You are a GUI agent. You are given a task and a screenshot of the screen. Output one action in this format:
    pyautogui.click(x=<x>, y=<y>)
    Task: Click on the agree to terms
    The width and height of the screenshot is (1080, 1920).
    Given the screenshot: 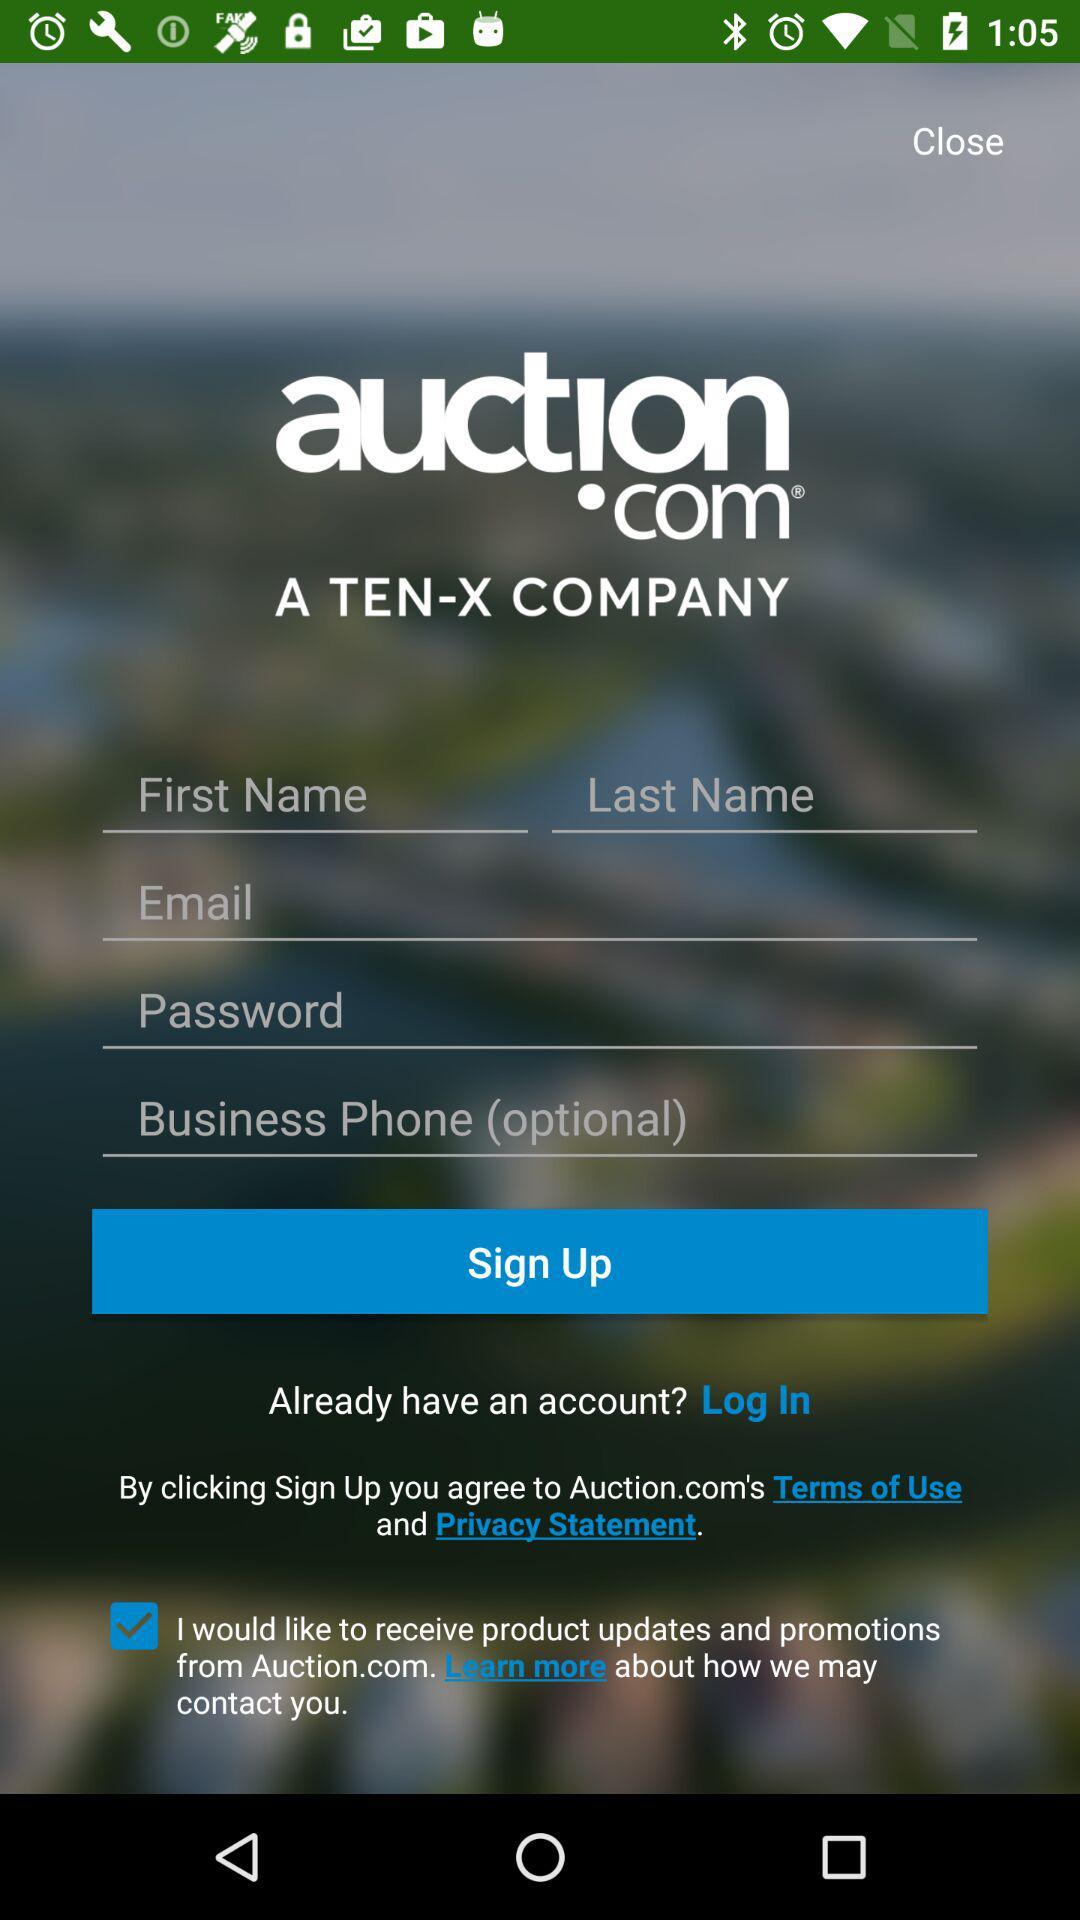 What is the action you would take?
    pyautogui.click(x=134, y=1626)
    